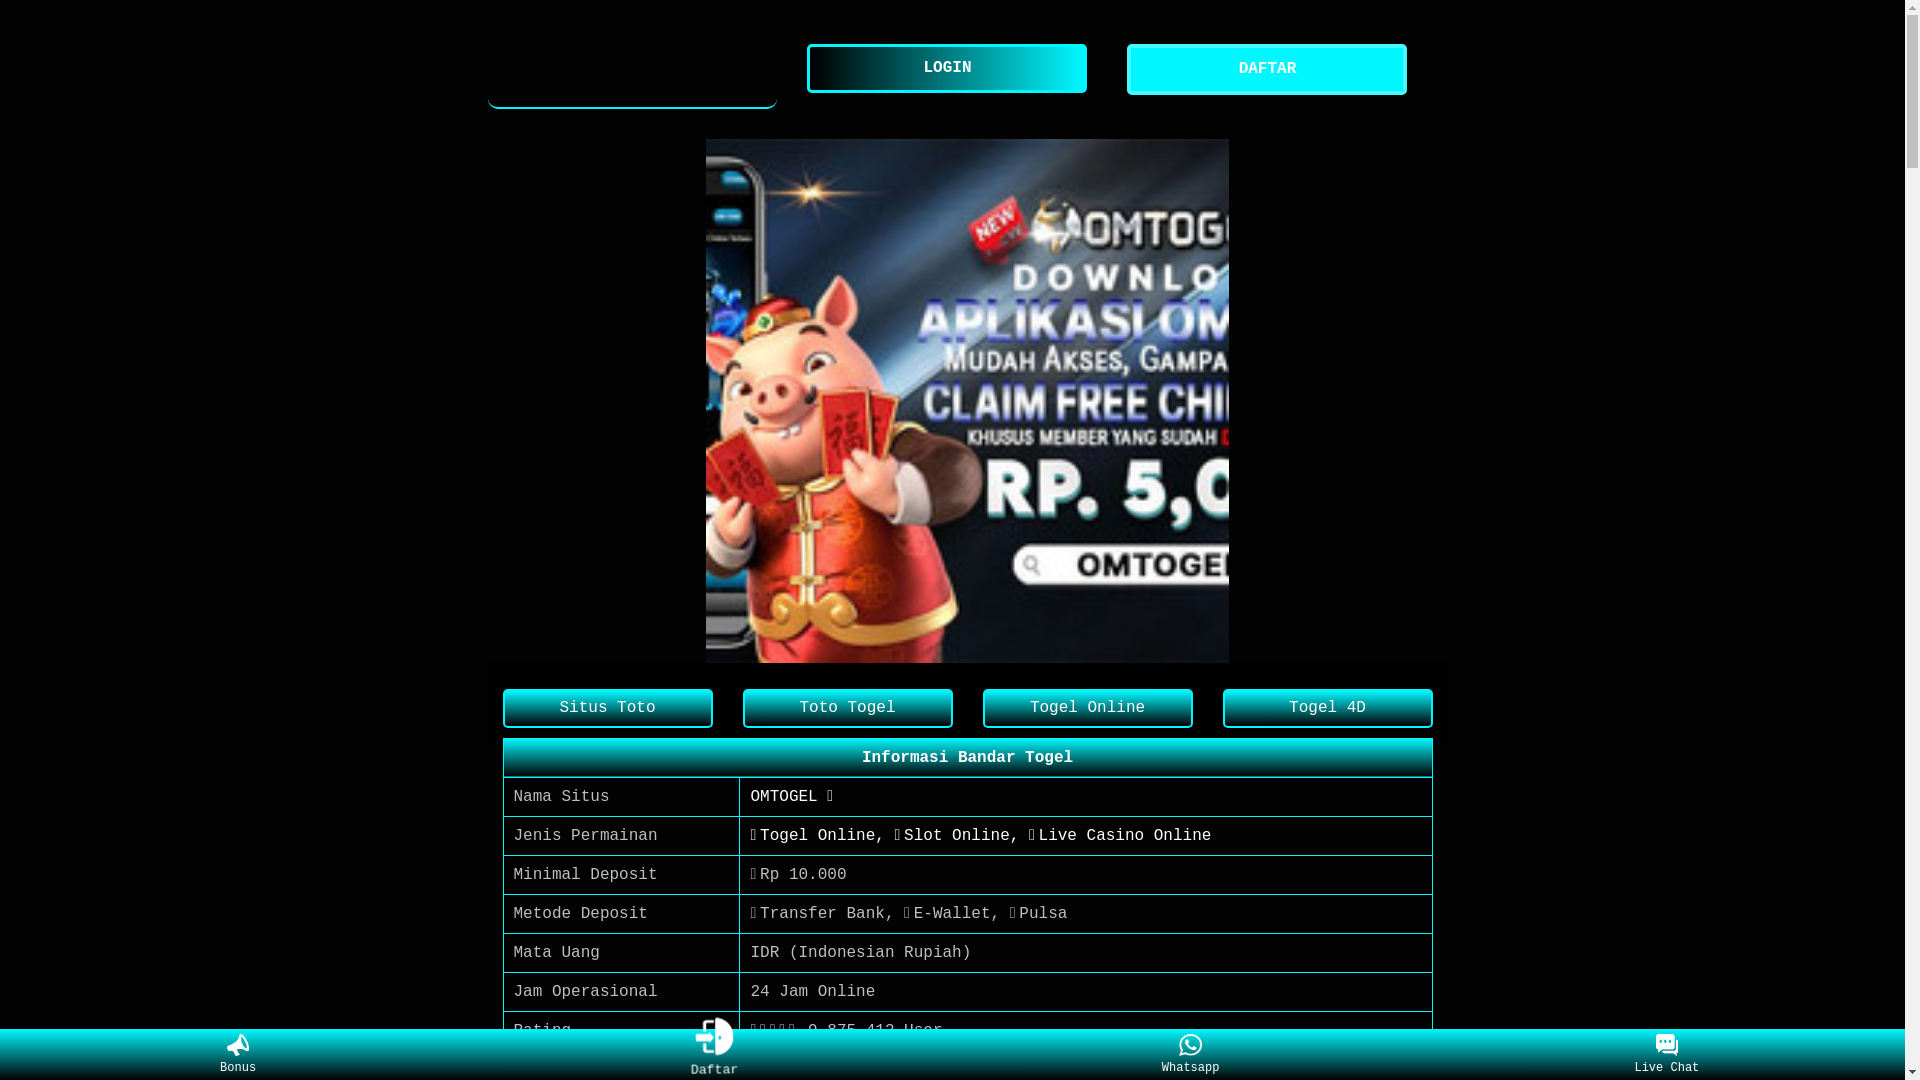  I want to click on 'Previous item in carousel (1 of 1)', so click(518, 400).